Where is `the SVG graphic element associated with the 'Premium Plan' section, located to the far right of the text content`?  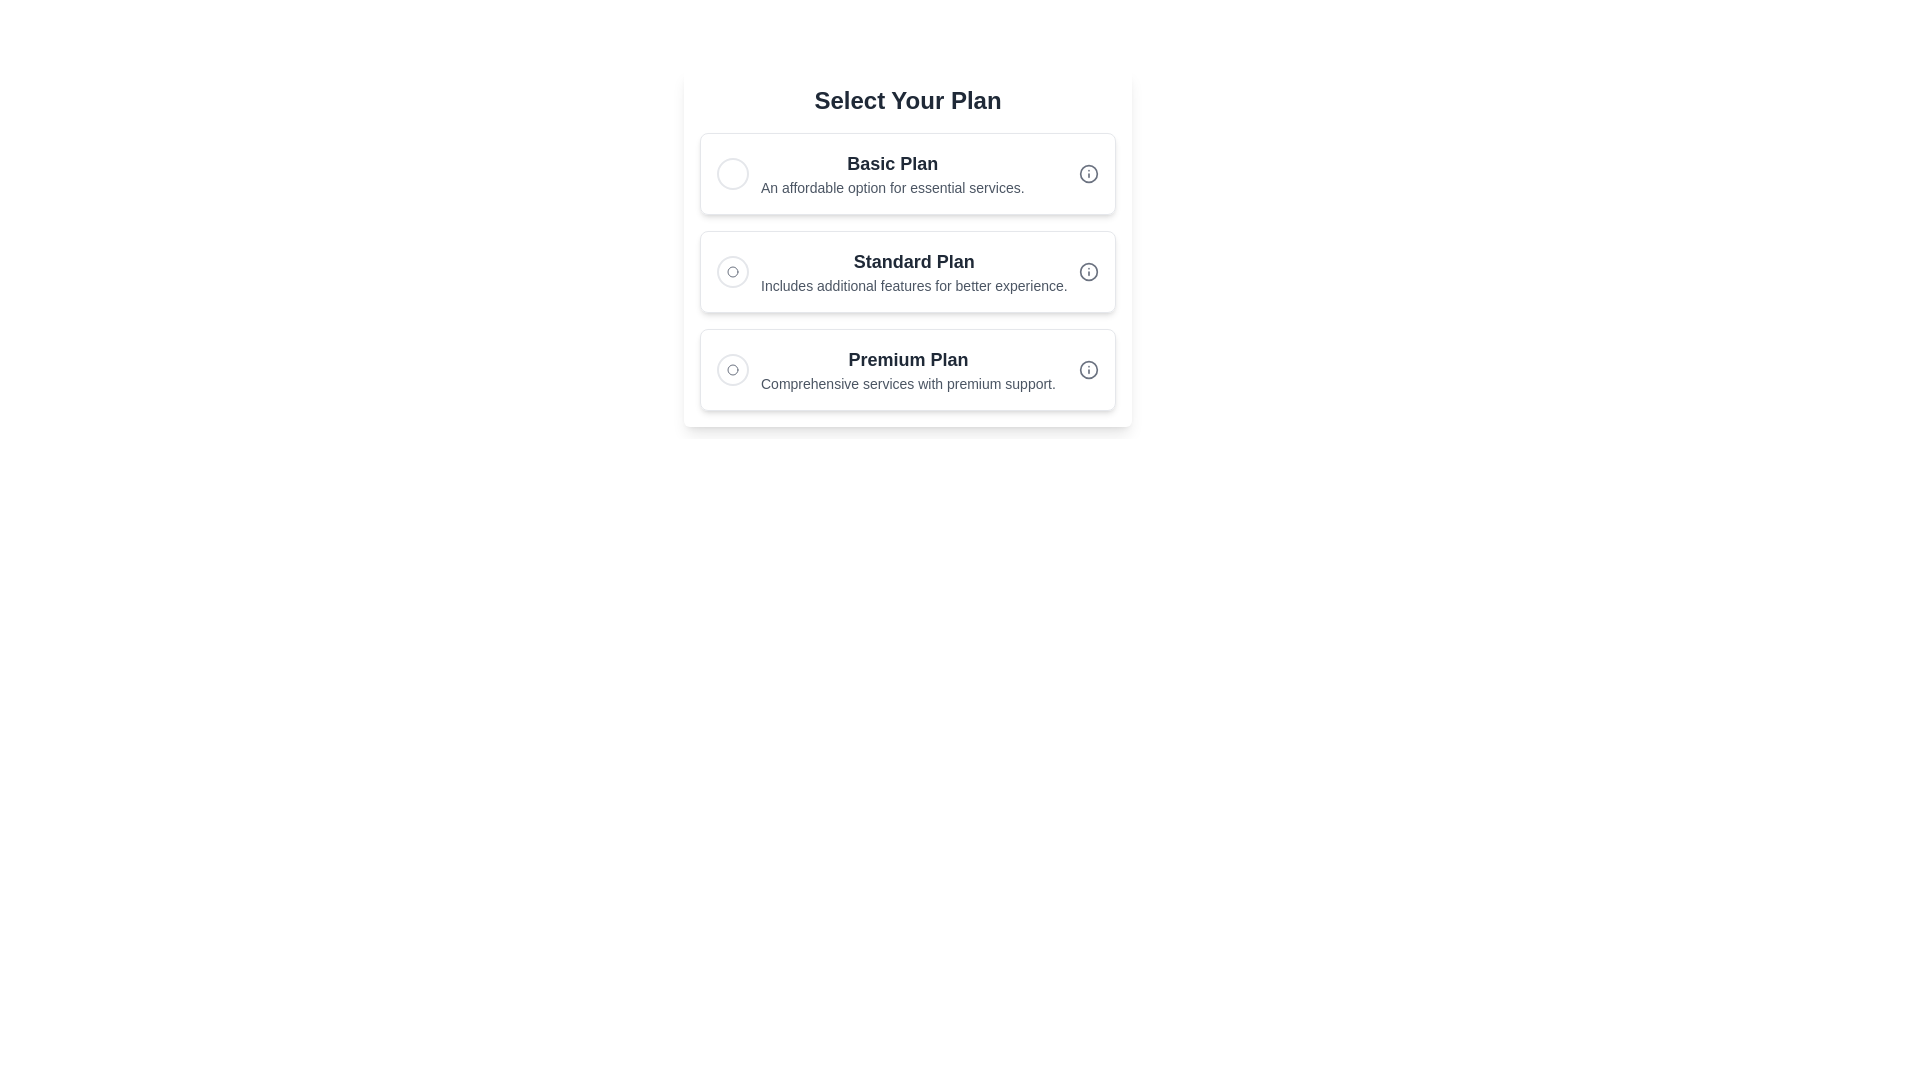
the SVG graphic element associated with the 'Premium Plan' section, located to the far right of the text content is located at coordinates (1088, 370).